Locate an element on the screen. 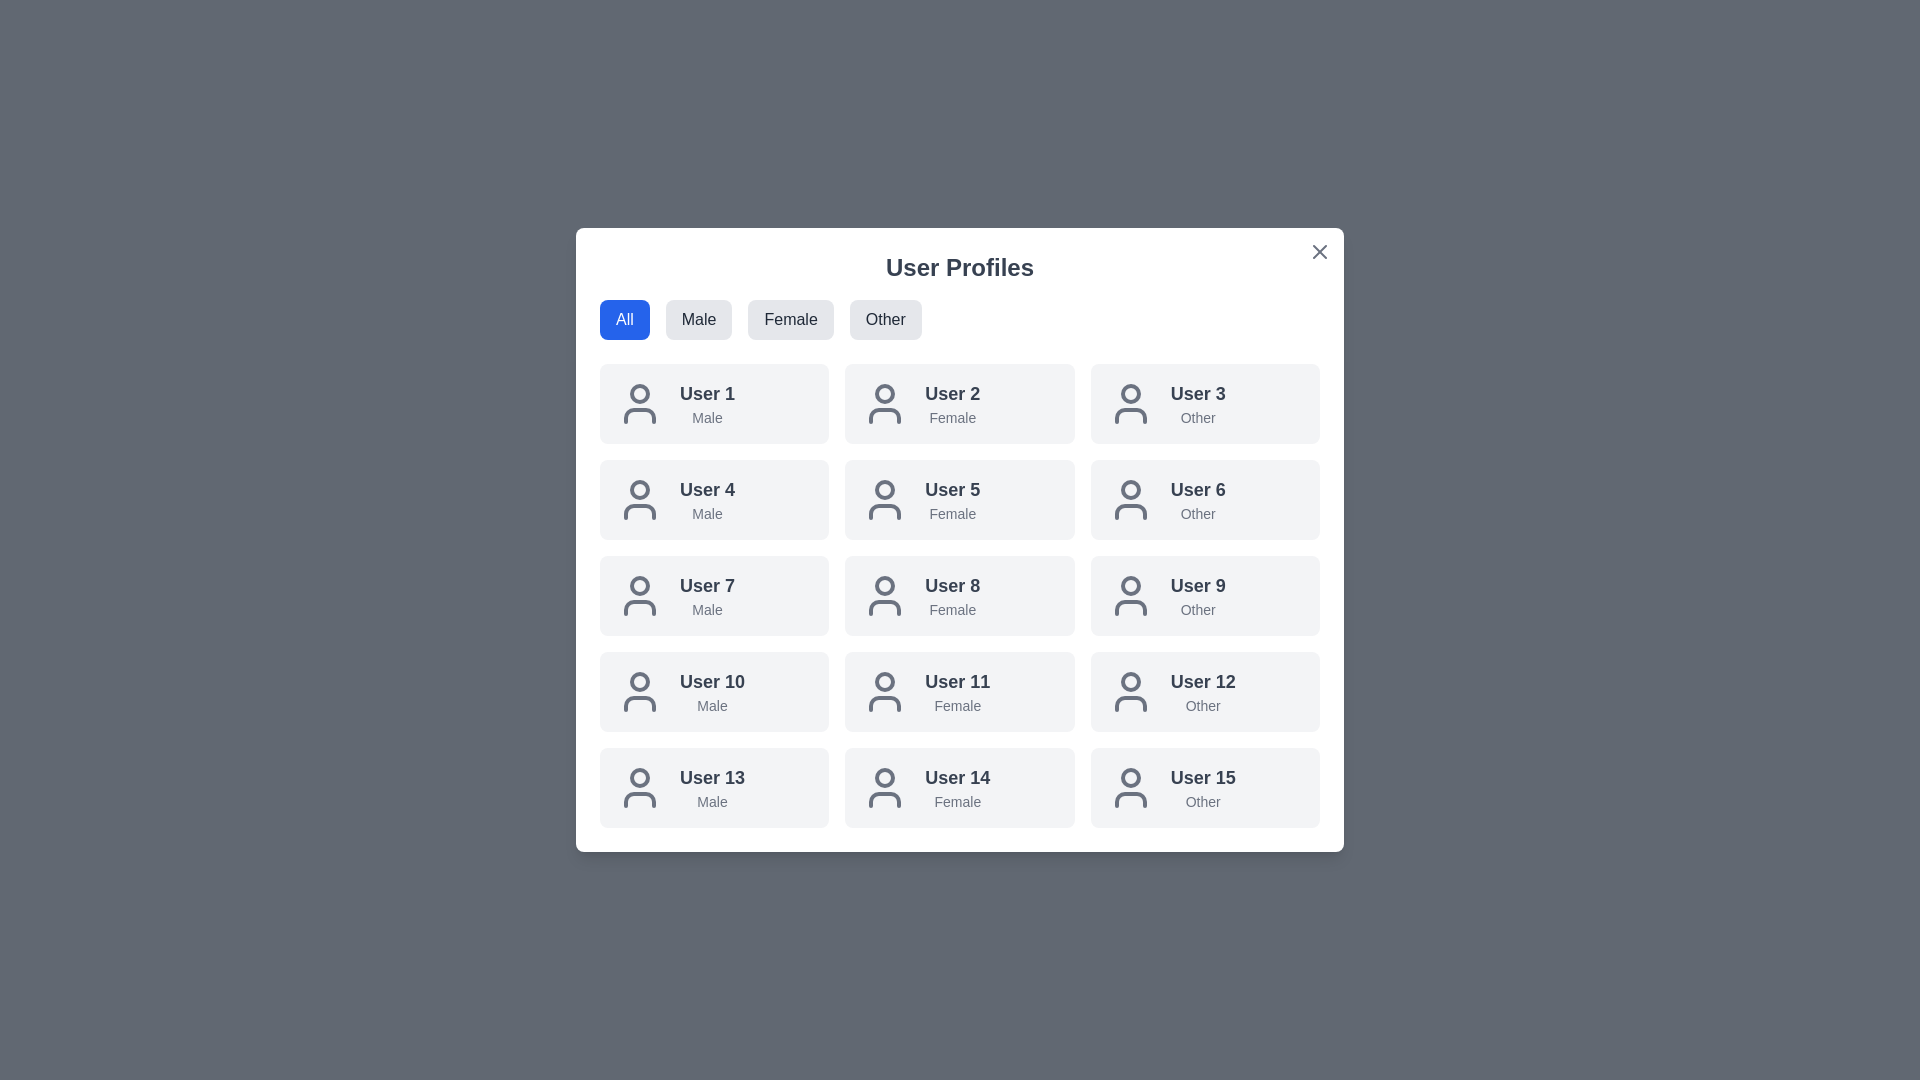 Image resolution: width=1920 pixels, height=1080 pixels. the gender filter button labeled Female is located at coordinates (790, 319).